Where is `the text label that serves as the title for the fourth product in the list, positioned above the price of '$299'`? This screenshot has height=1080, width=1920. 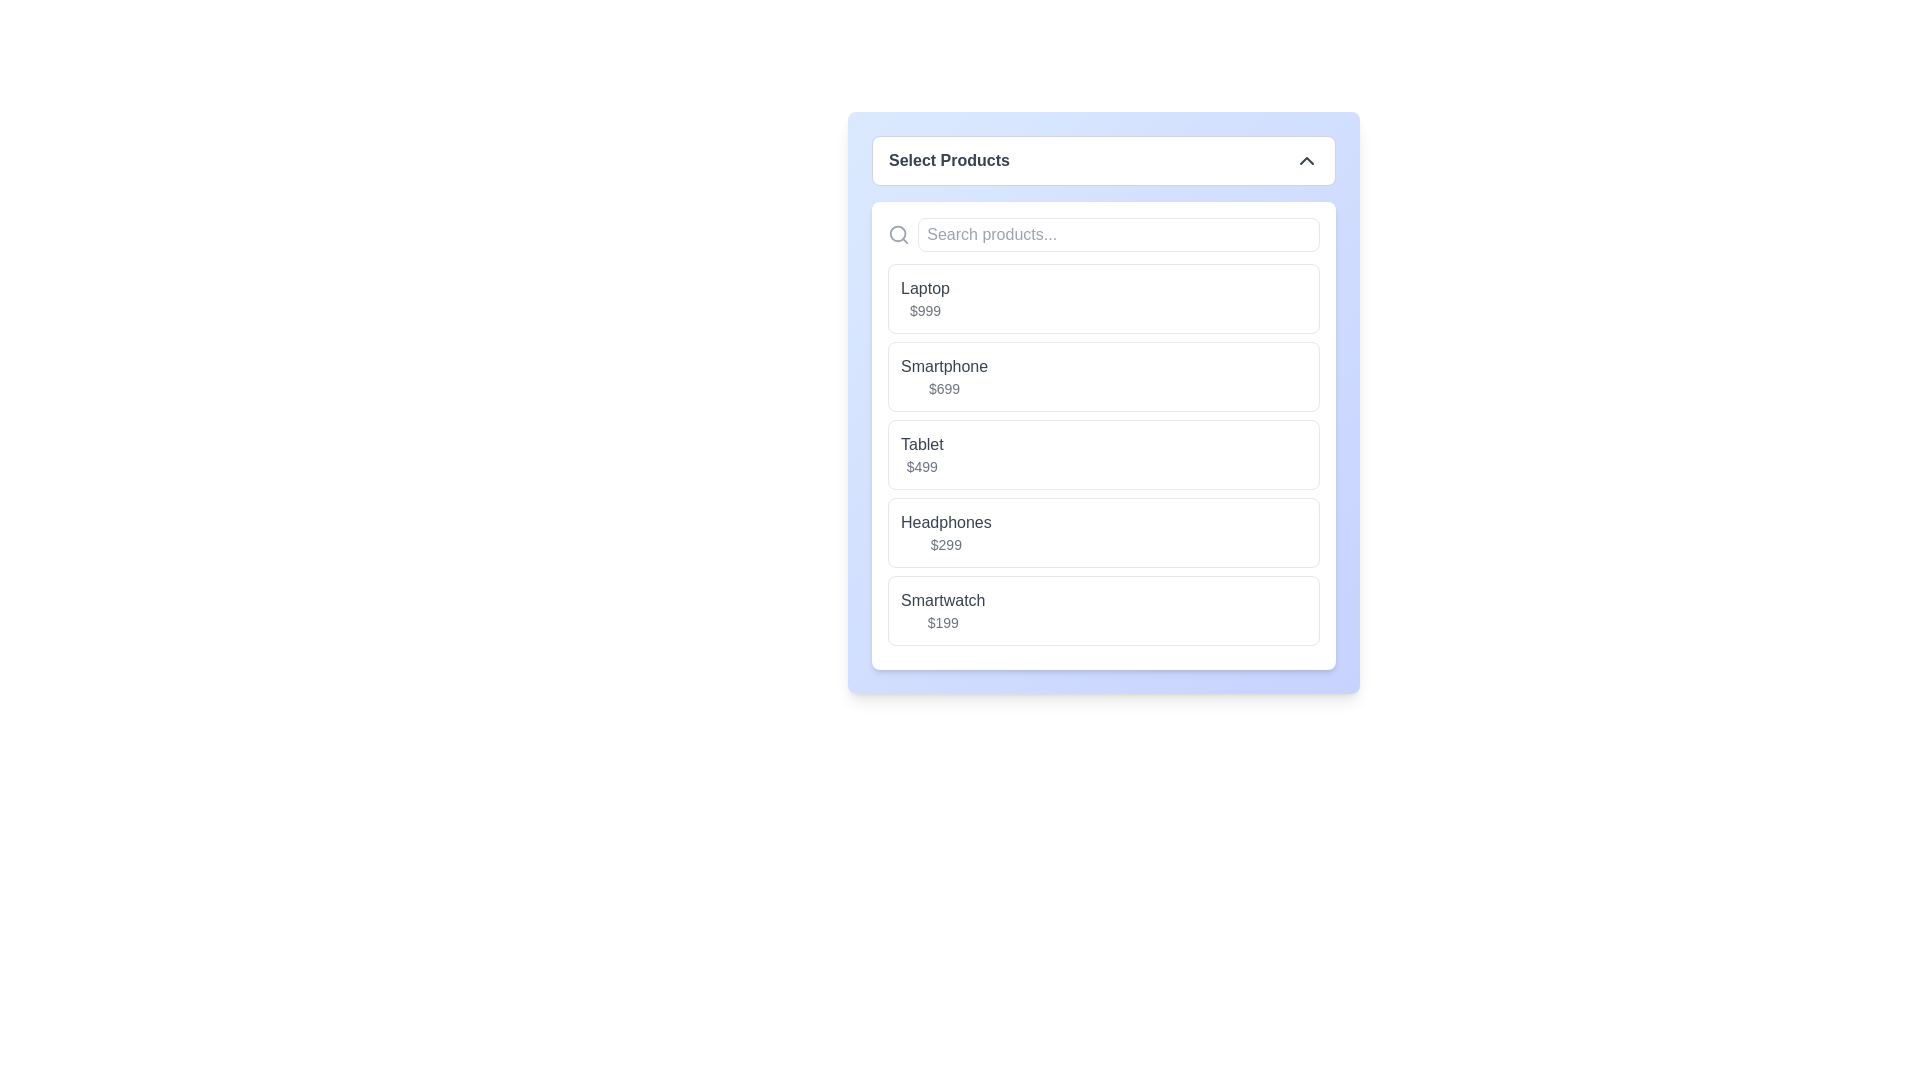 the text label that serves as the title for the fourth product in the list, positioned above the price of '$299' is located at coordinates (945, 522).